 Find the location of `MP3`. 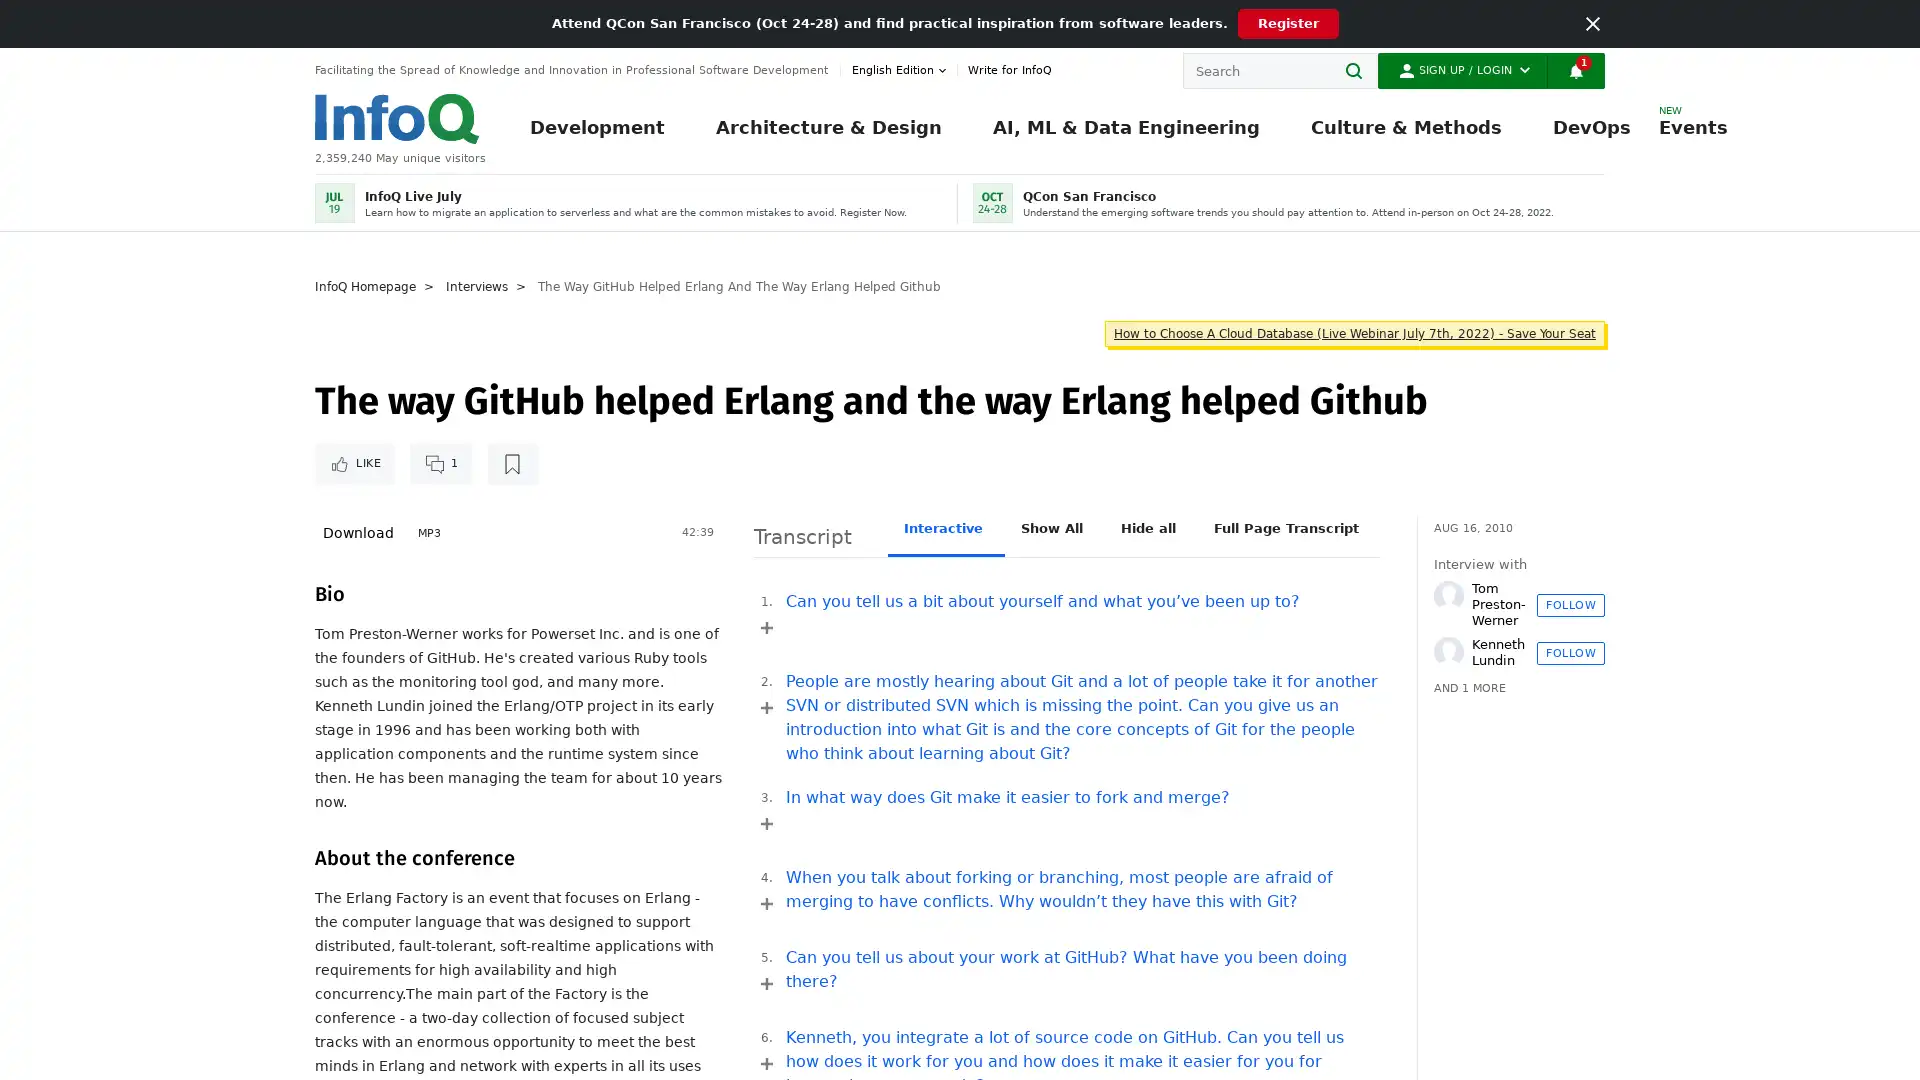

MP3 is located at coordinates (428, 532).